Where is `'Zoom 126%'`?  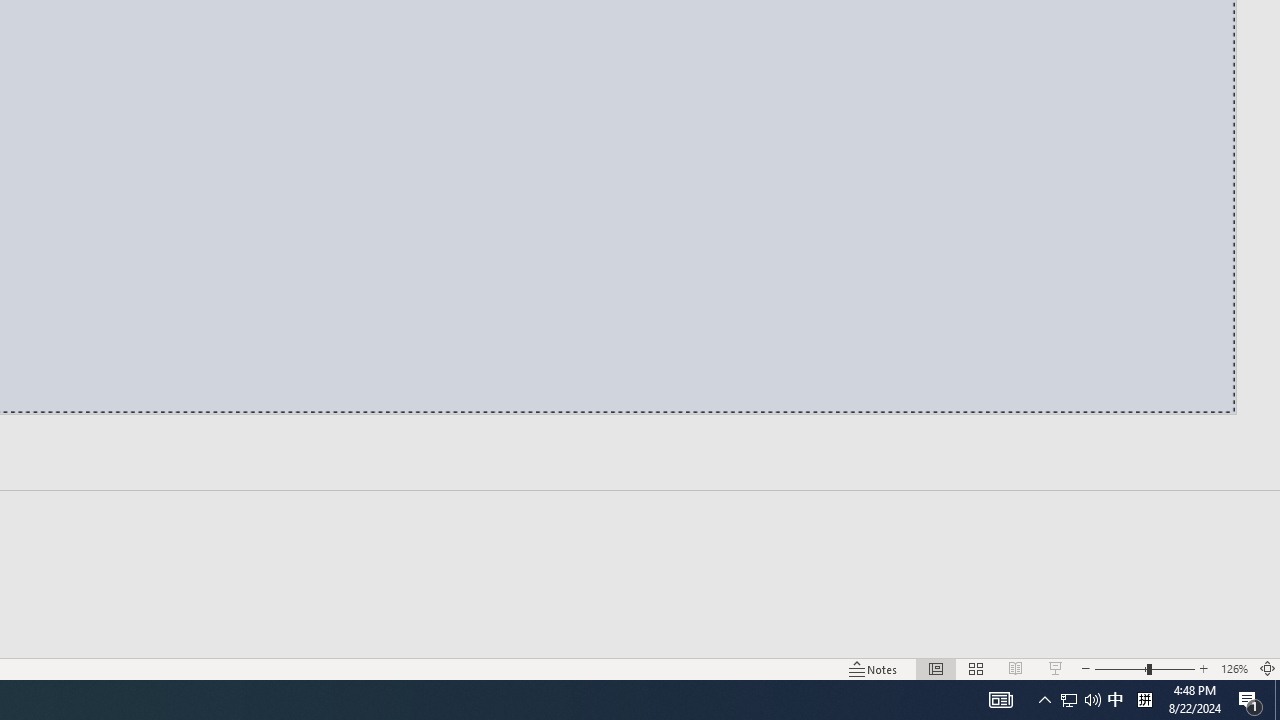 'Zoom 126%' is located at coordinates (1233, 669).